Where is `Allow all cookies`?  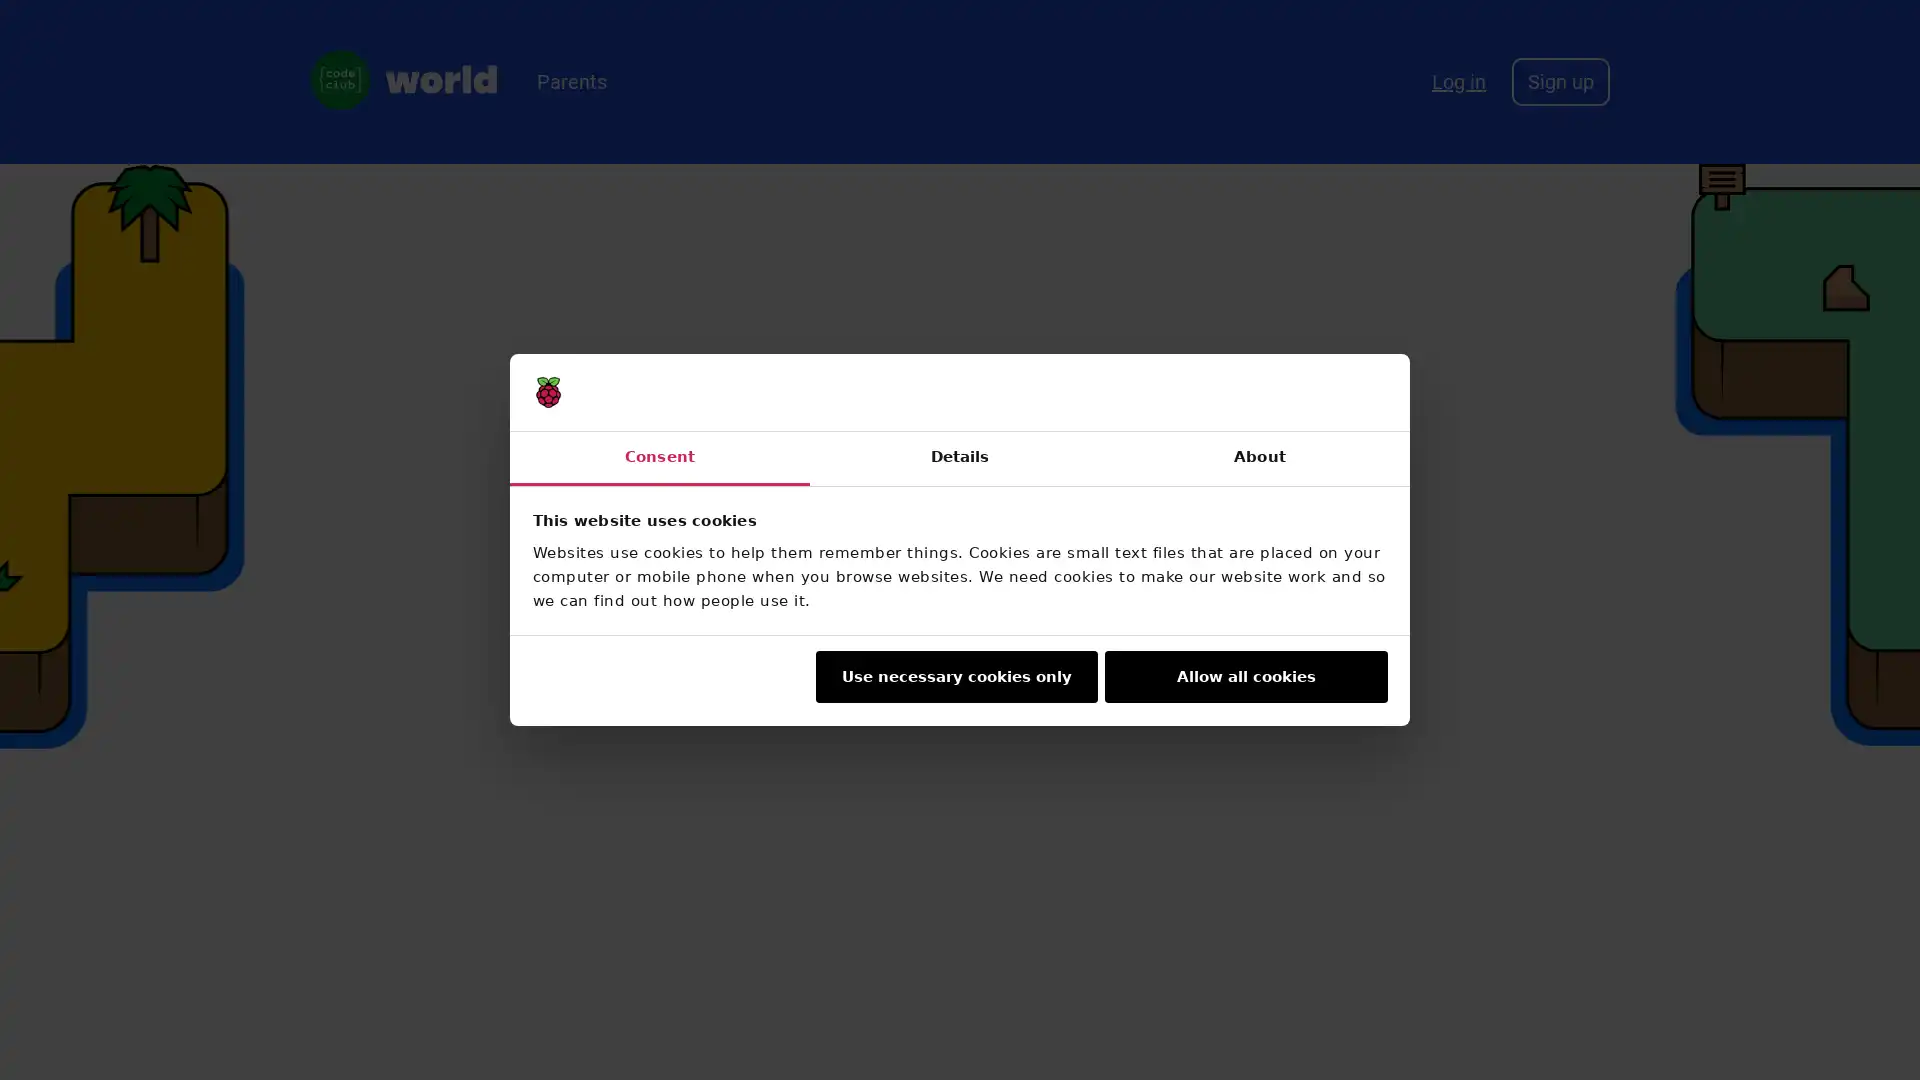
Allow all cookies is located at coordinates (1245, 676).